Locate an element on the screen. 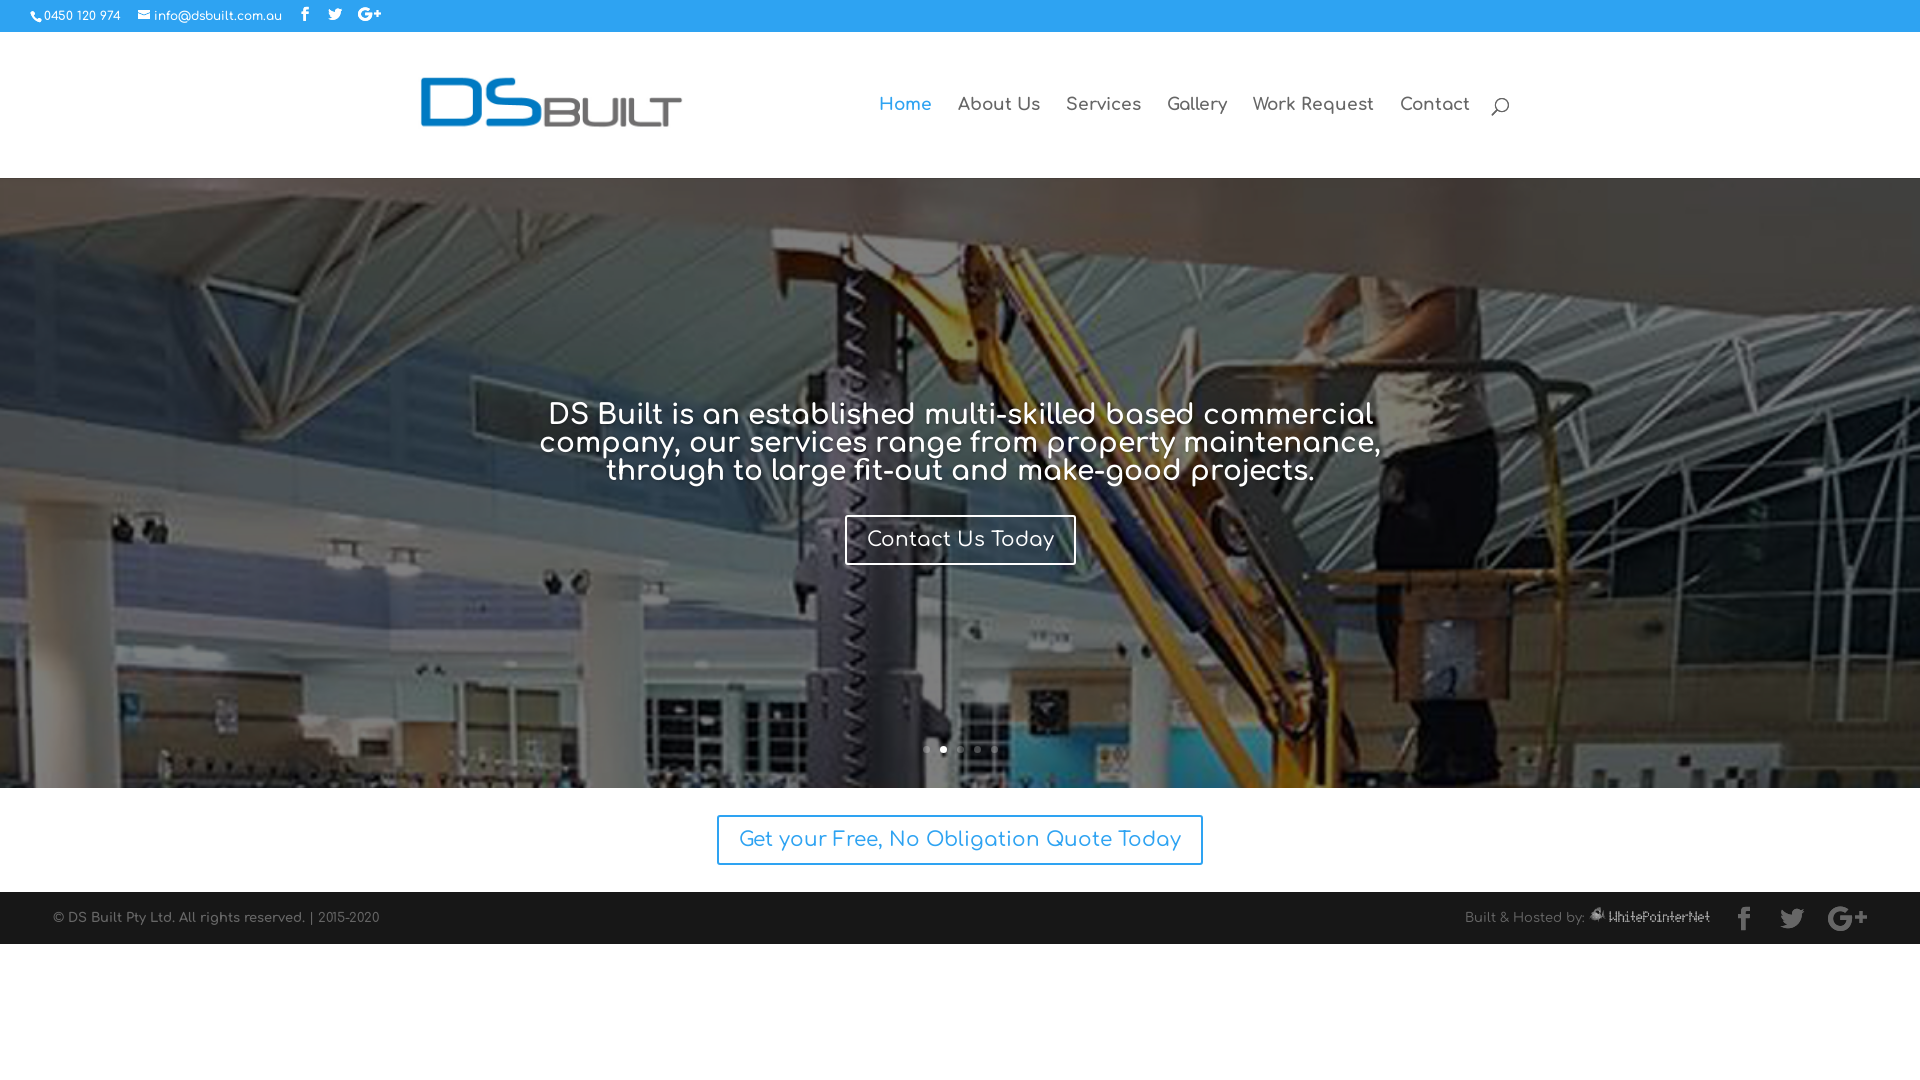  '4' is located at coordinates (974, 749).